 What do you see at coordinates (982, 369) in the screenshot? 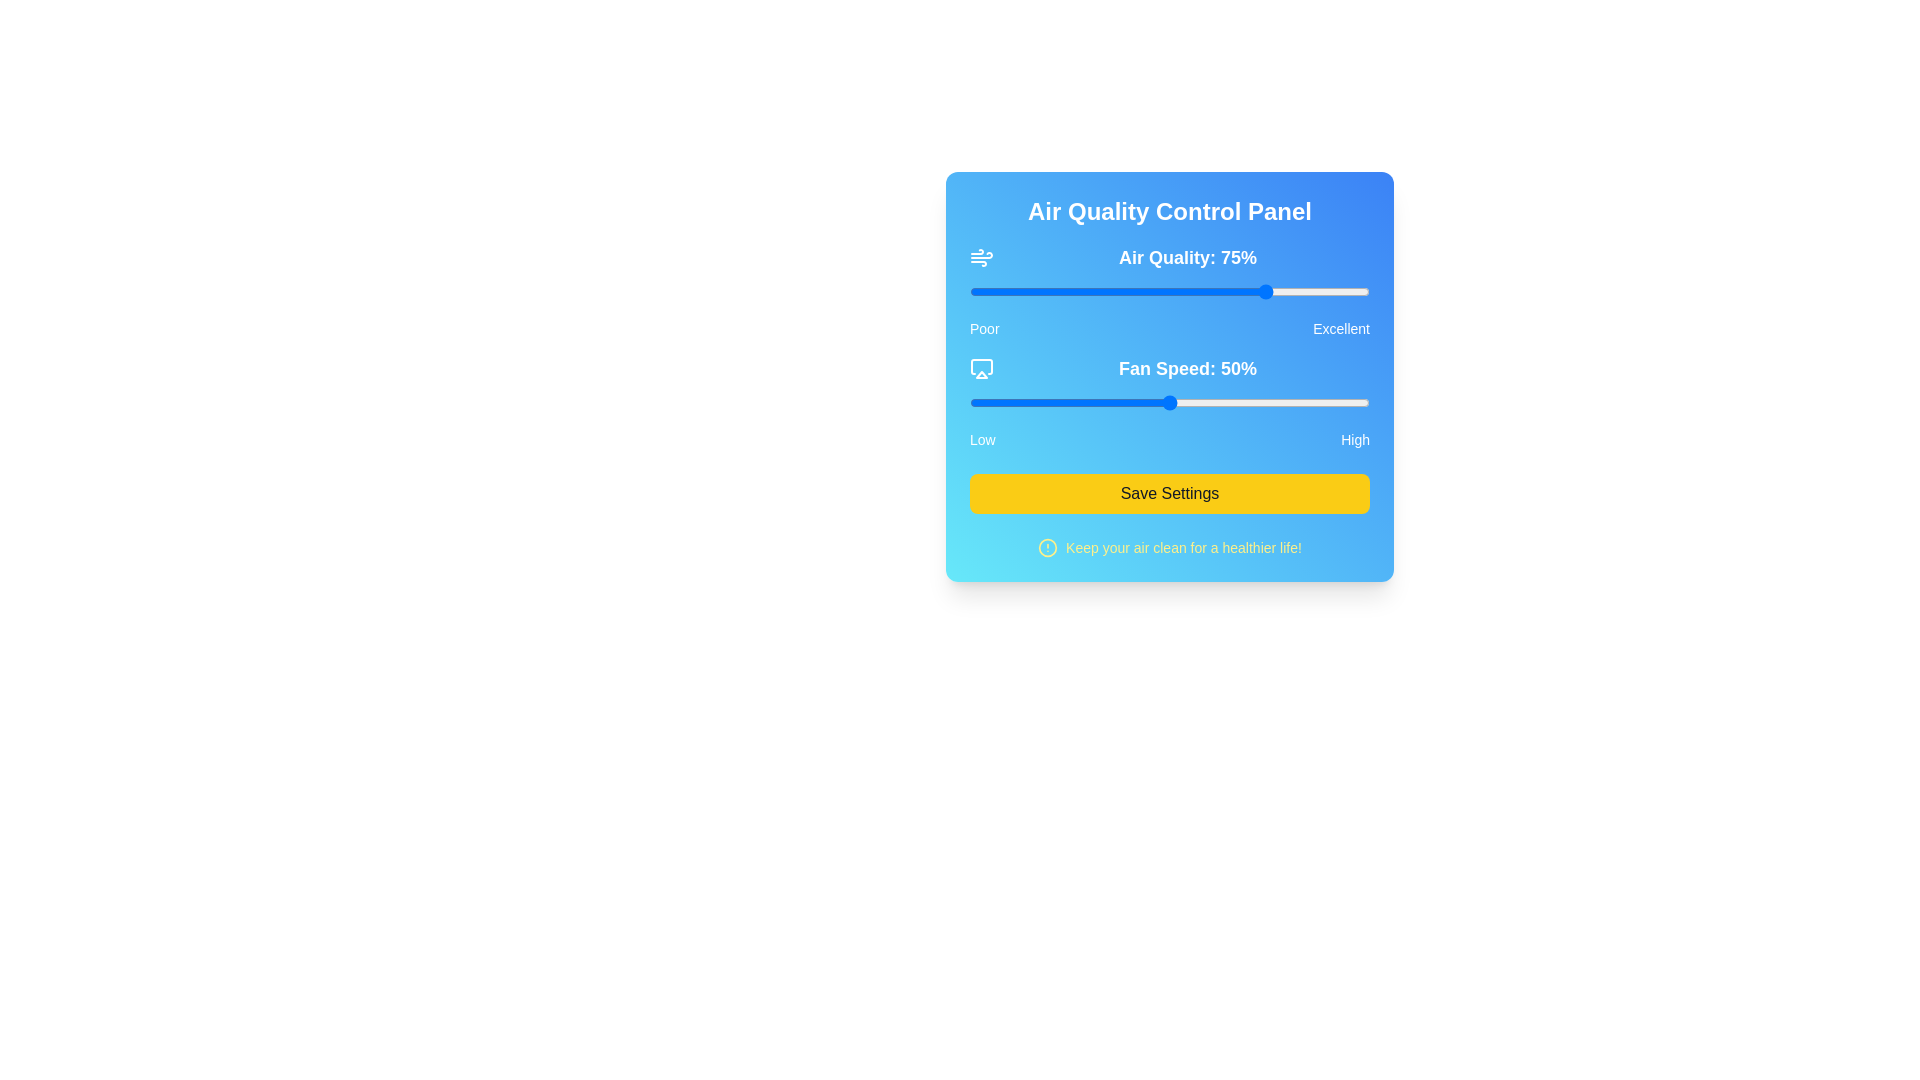
I see `the Airplay icon located to the left of the 'Fan Speed: 50%' label in the 'Fan Speed' section of the Air Quality Control Panel interface` at bounding box center [982, 369].